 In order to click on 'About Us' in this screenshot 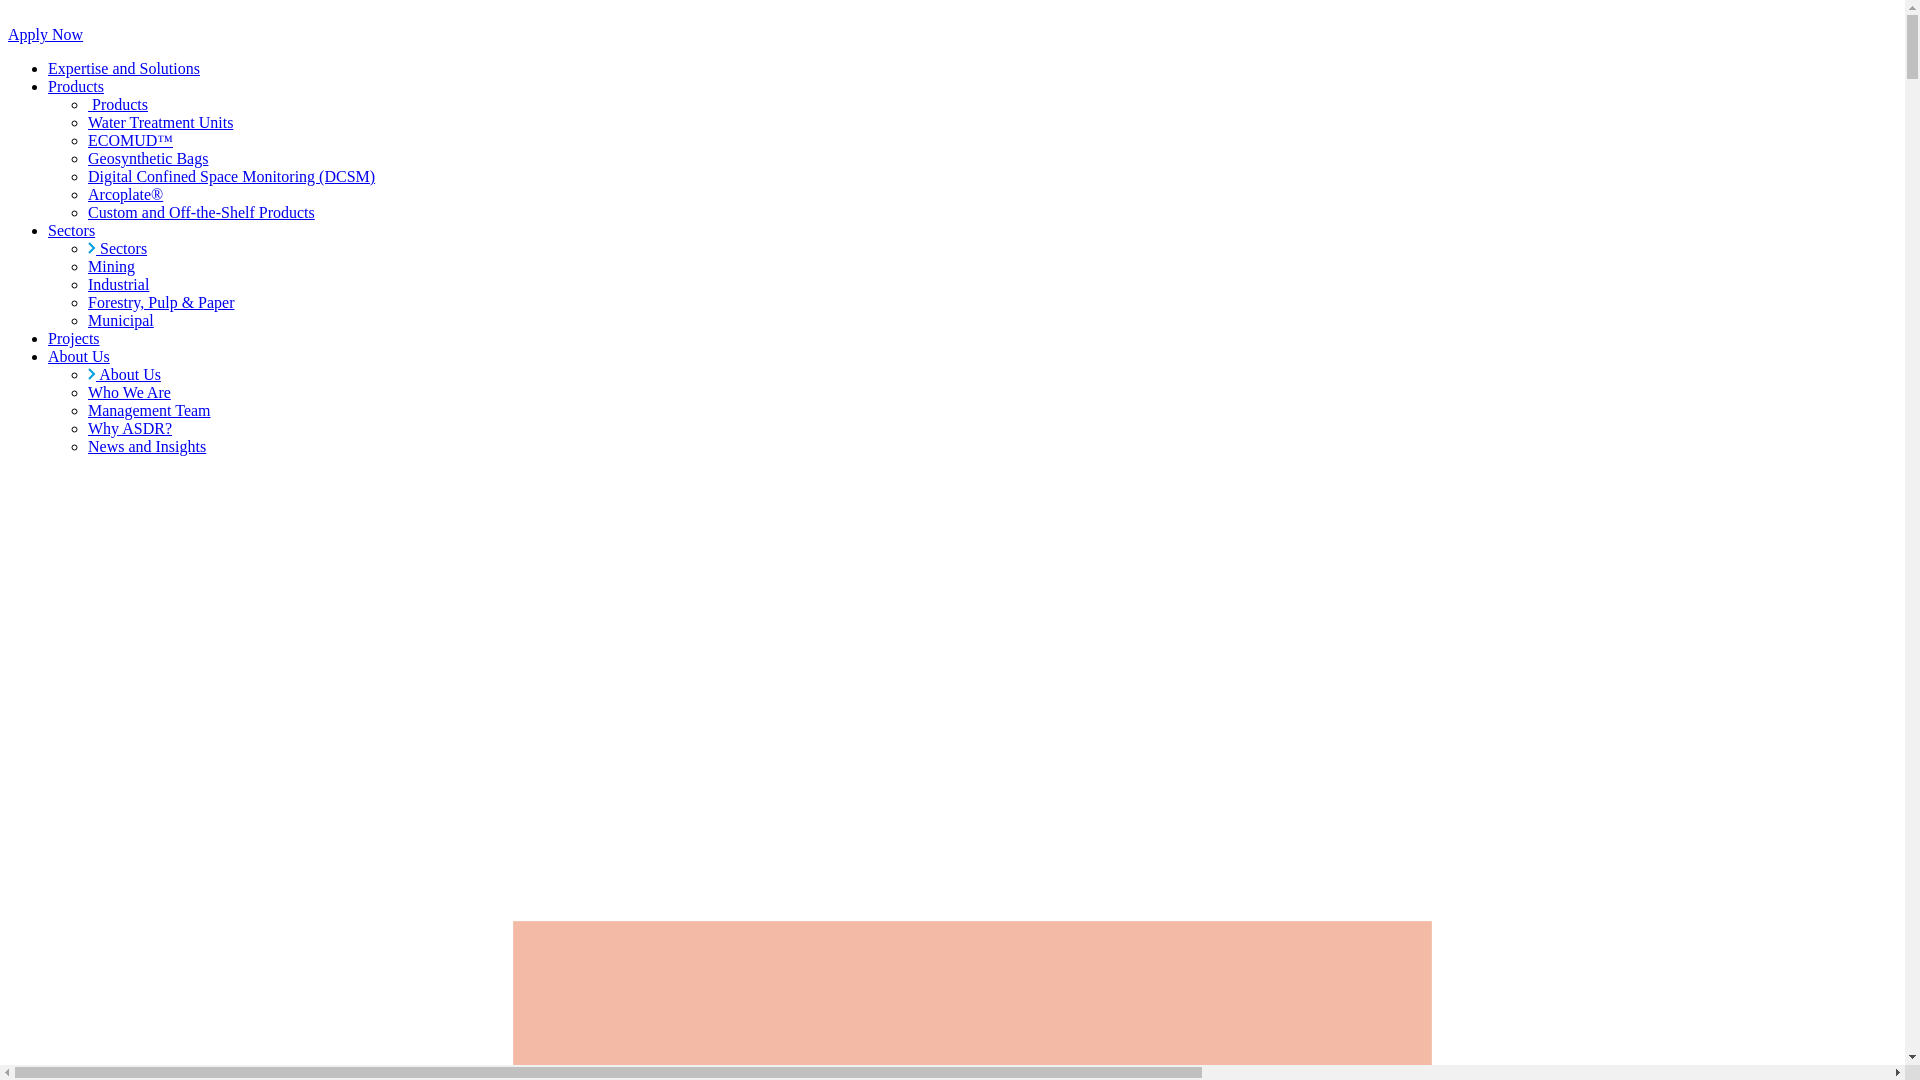, I will do `click(123, 374)`.